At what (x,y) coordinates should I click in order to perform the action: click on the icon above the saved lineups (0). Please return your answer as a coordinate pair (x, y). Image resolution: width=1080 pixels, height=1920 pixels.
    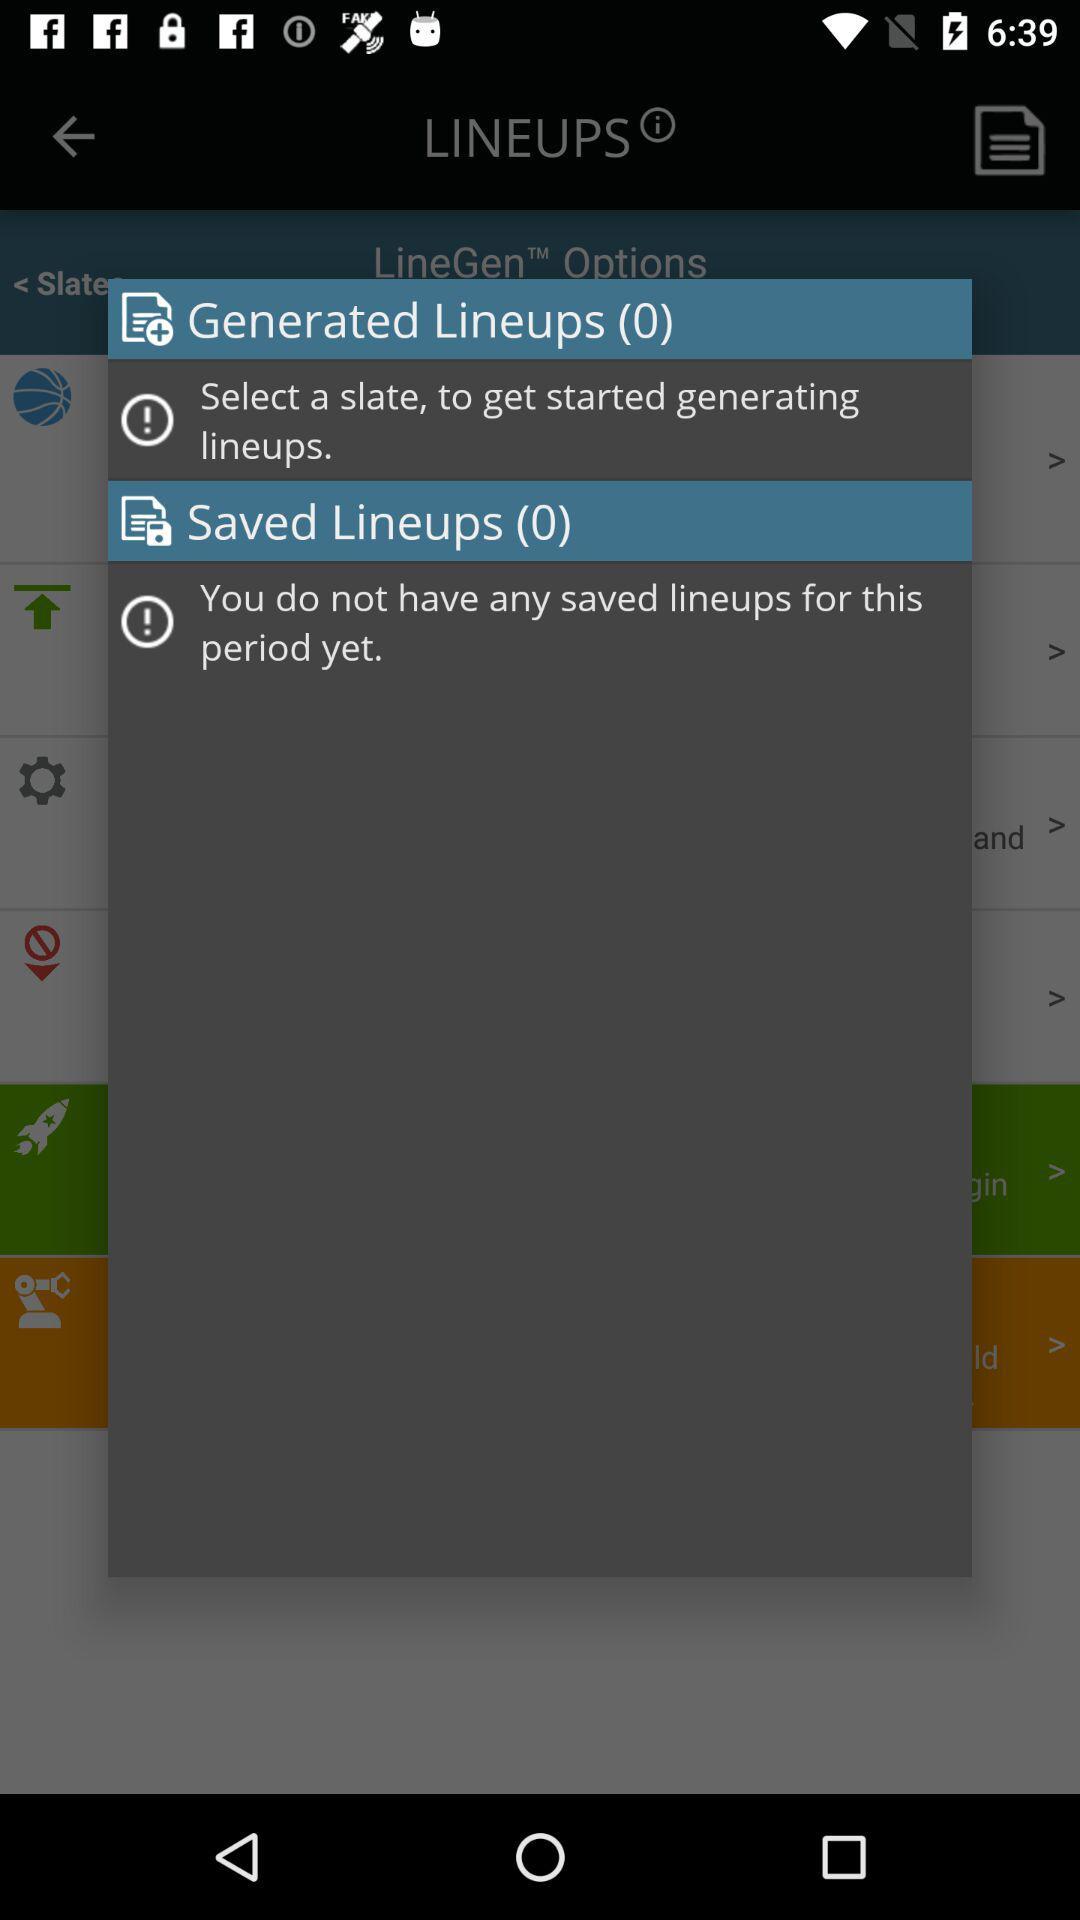
    Looking at the image, I should click on (579, 419).